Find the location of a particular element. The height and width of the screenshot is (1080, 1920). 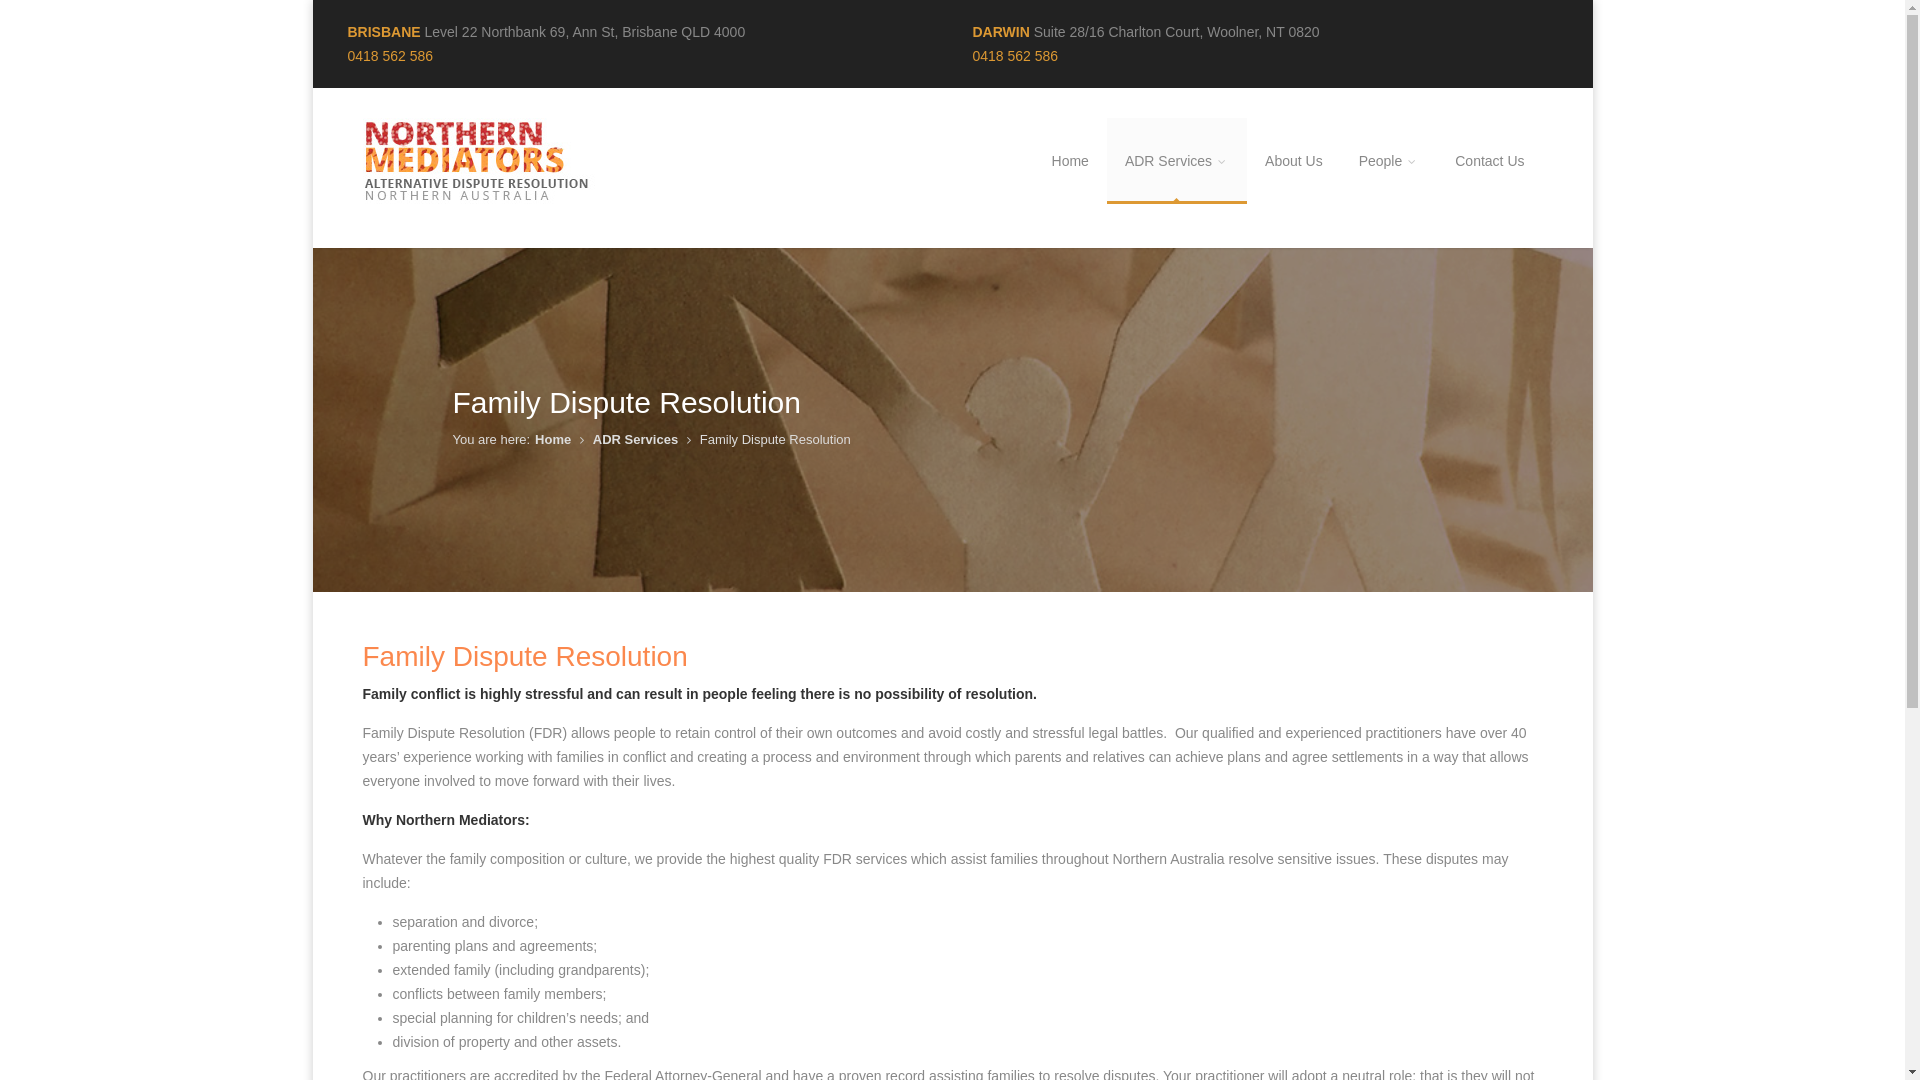

'ADR Services' is located at coordinates (1176, 160).